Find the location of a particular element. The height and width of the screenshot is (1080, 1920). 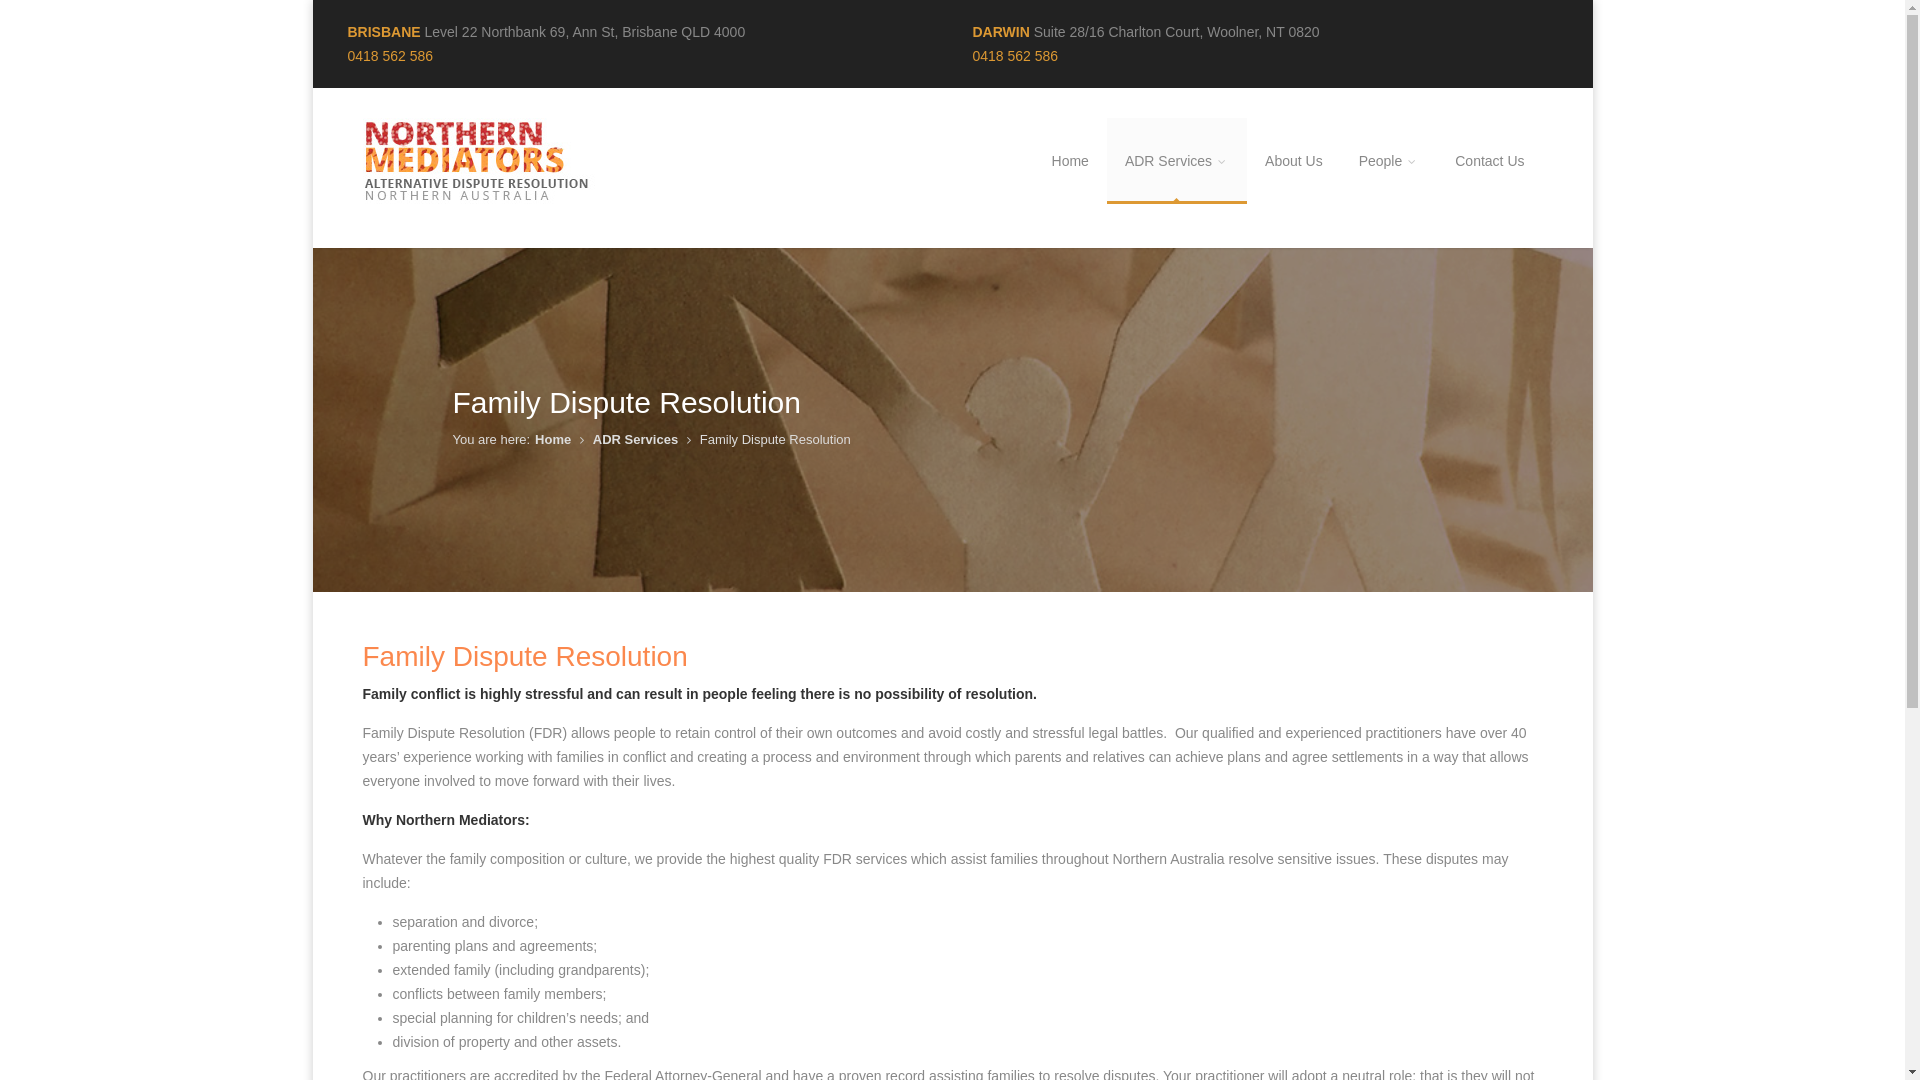

'ADR Services' is located at coordinates (1176, 160).